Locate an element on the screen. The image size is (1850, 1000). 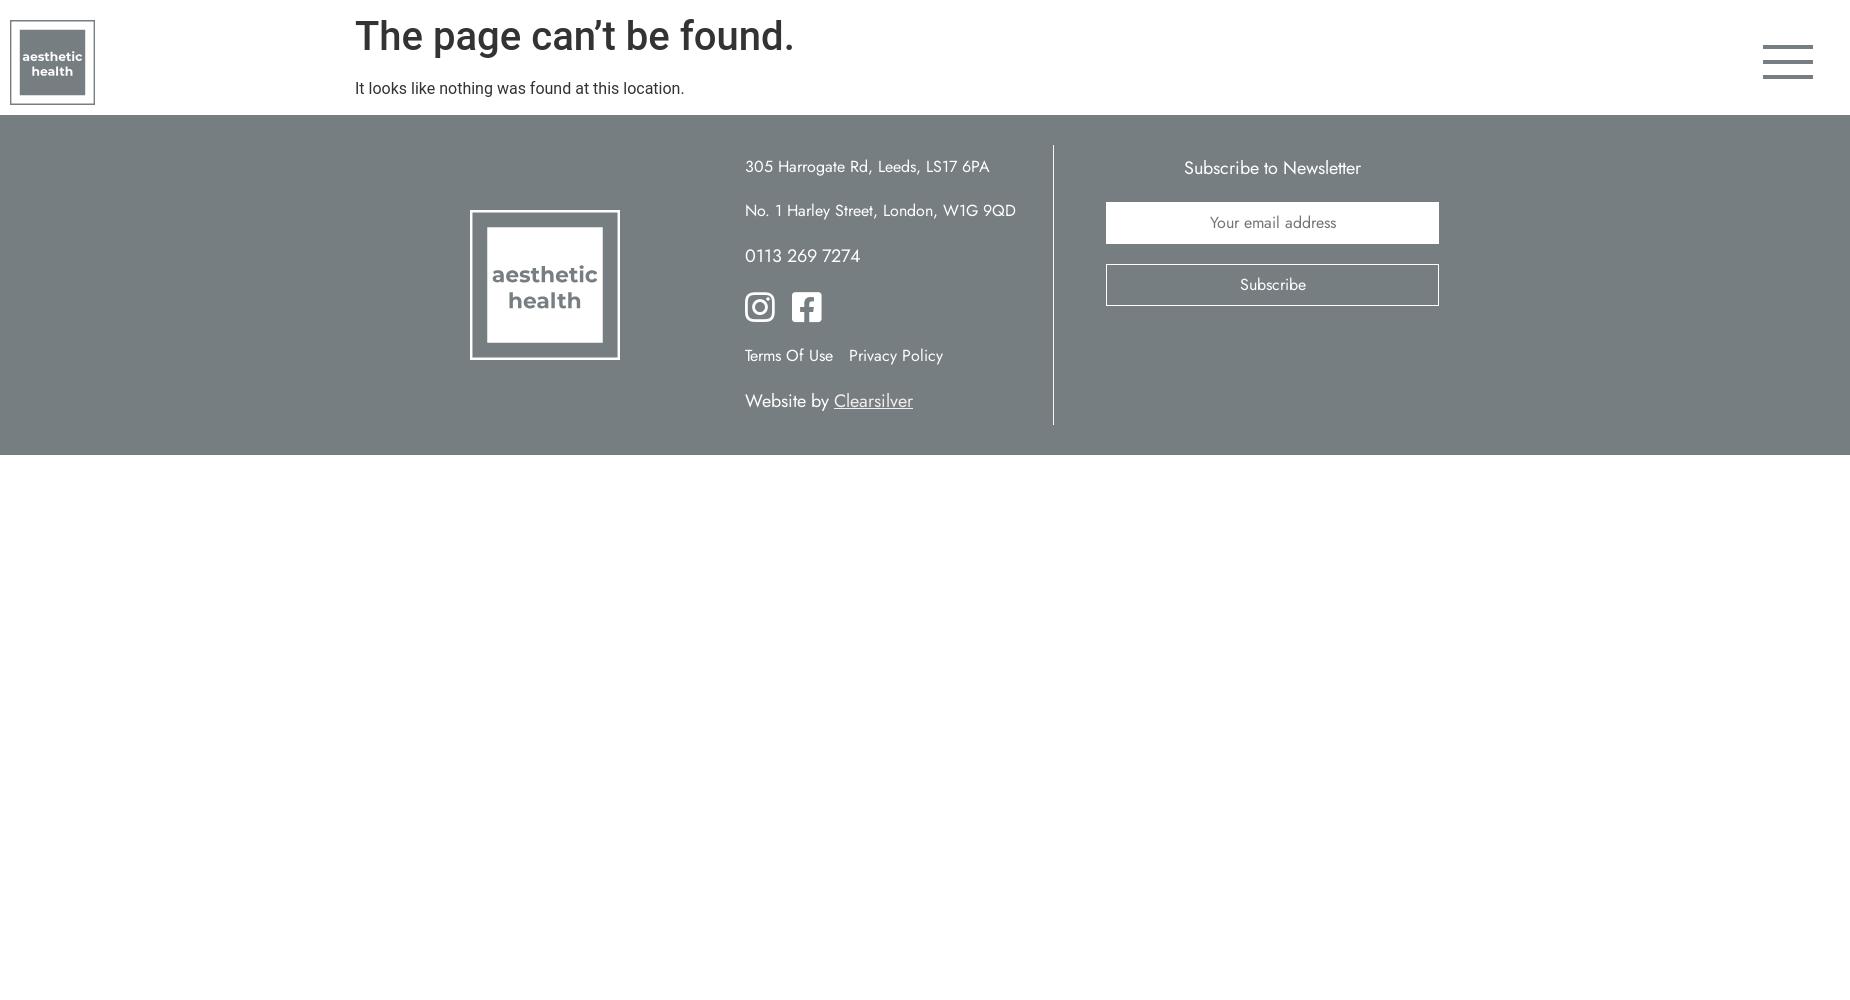
'305 Harrogate Rd, Leeds, LS17 6PA' is located at coordinates (866, 166).